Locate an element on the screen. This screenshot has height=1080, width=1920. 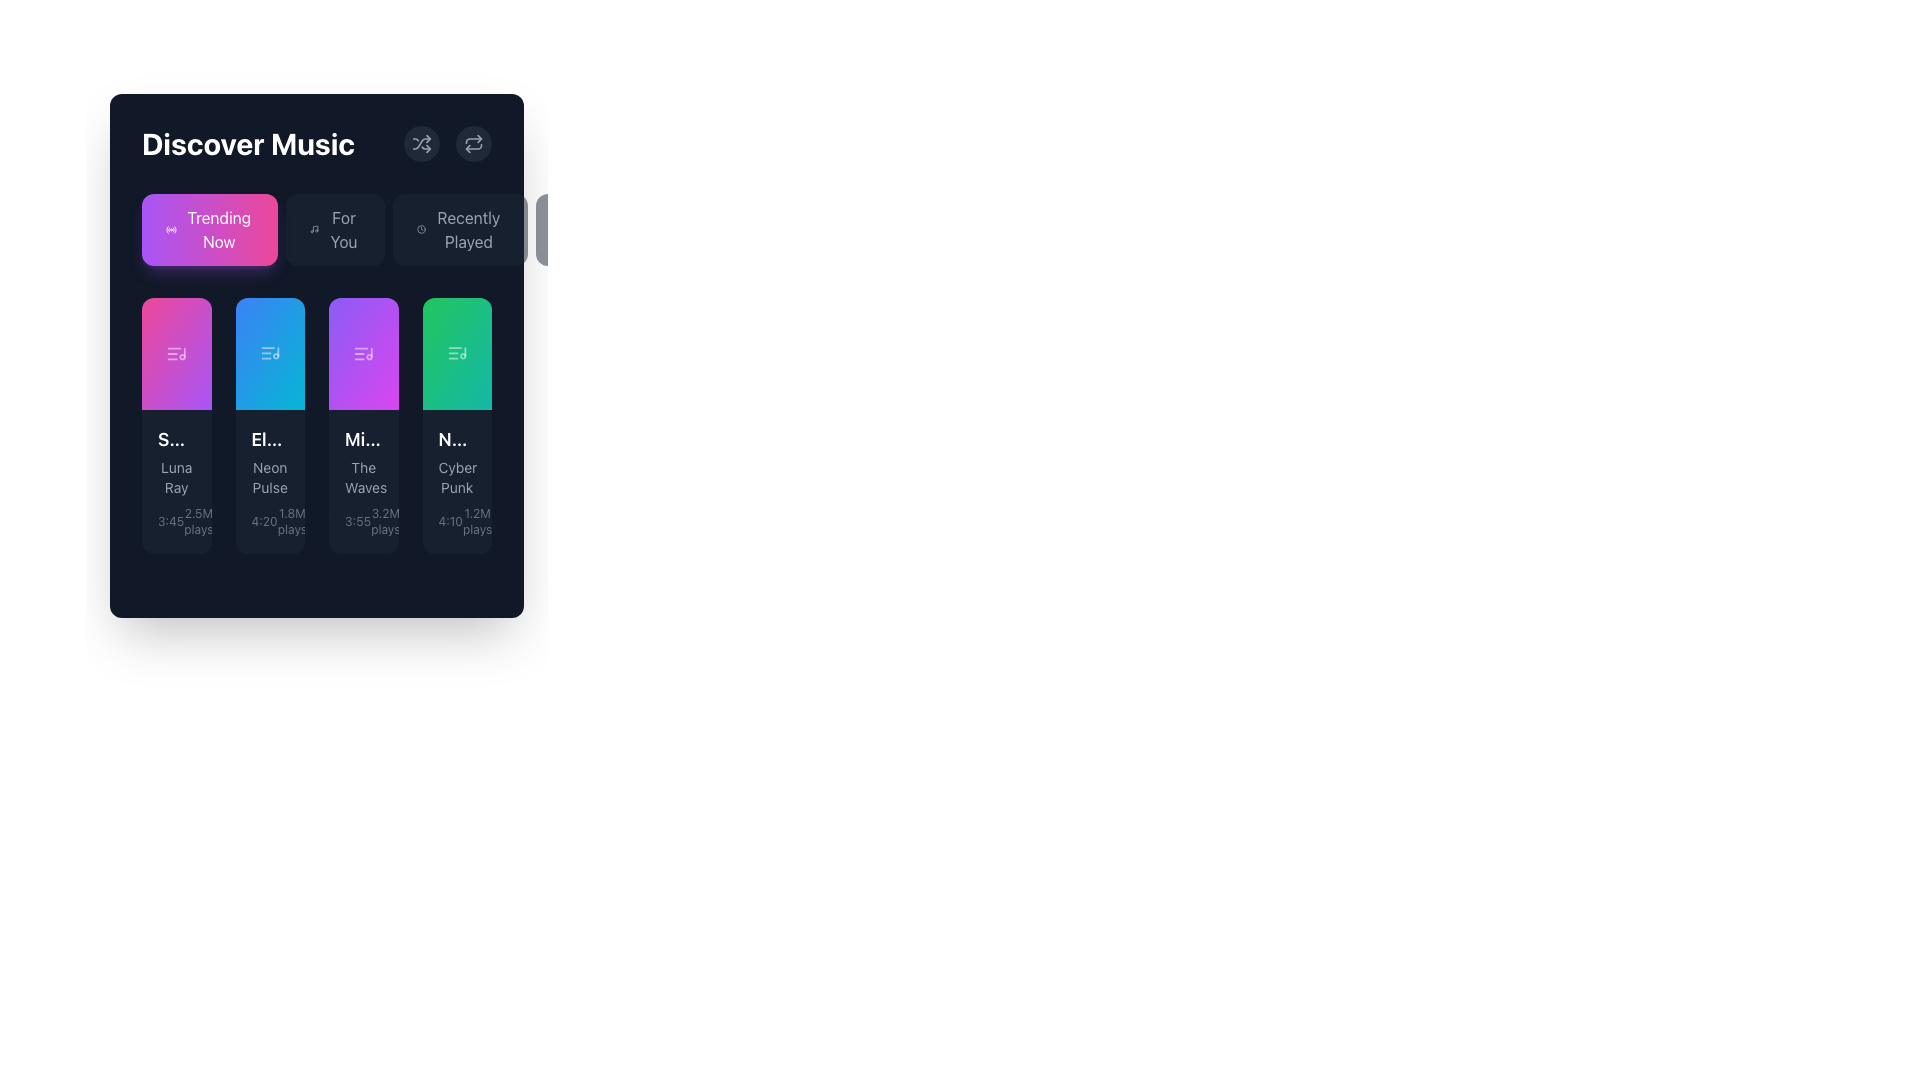
the music-related icon in the second card labeled 'Neon Pulse' within the 'Discover Music' section is located at coordinates (269, 353).